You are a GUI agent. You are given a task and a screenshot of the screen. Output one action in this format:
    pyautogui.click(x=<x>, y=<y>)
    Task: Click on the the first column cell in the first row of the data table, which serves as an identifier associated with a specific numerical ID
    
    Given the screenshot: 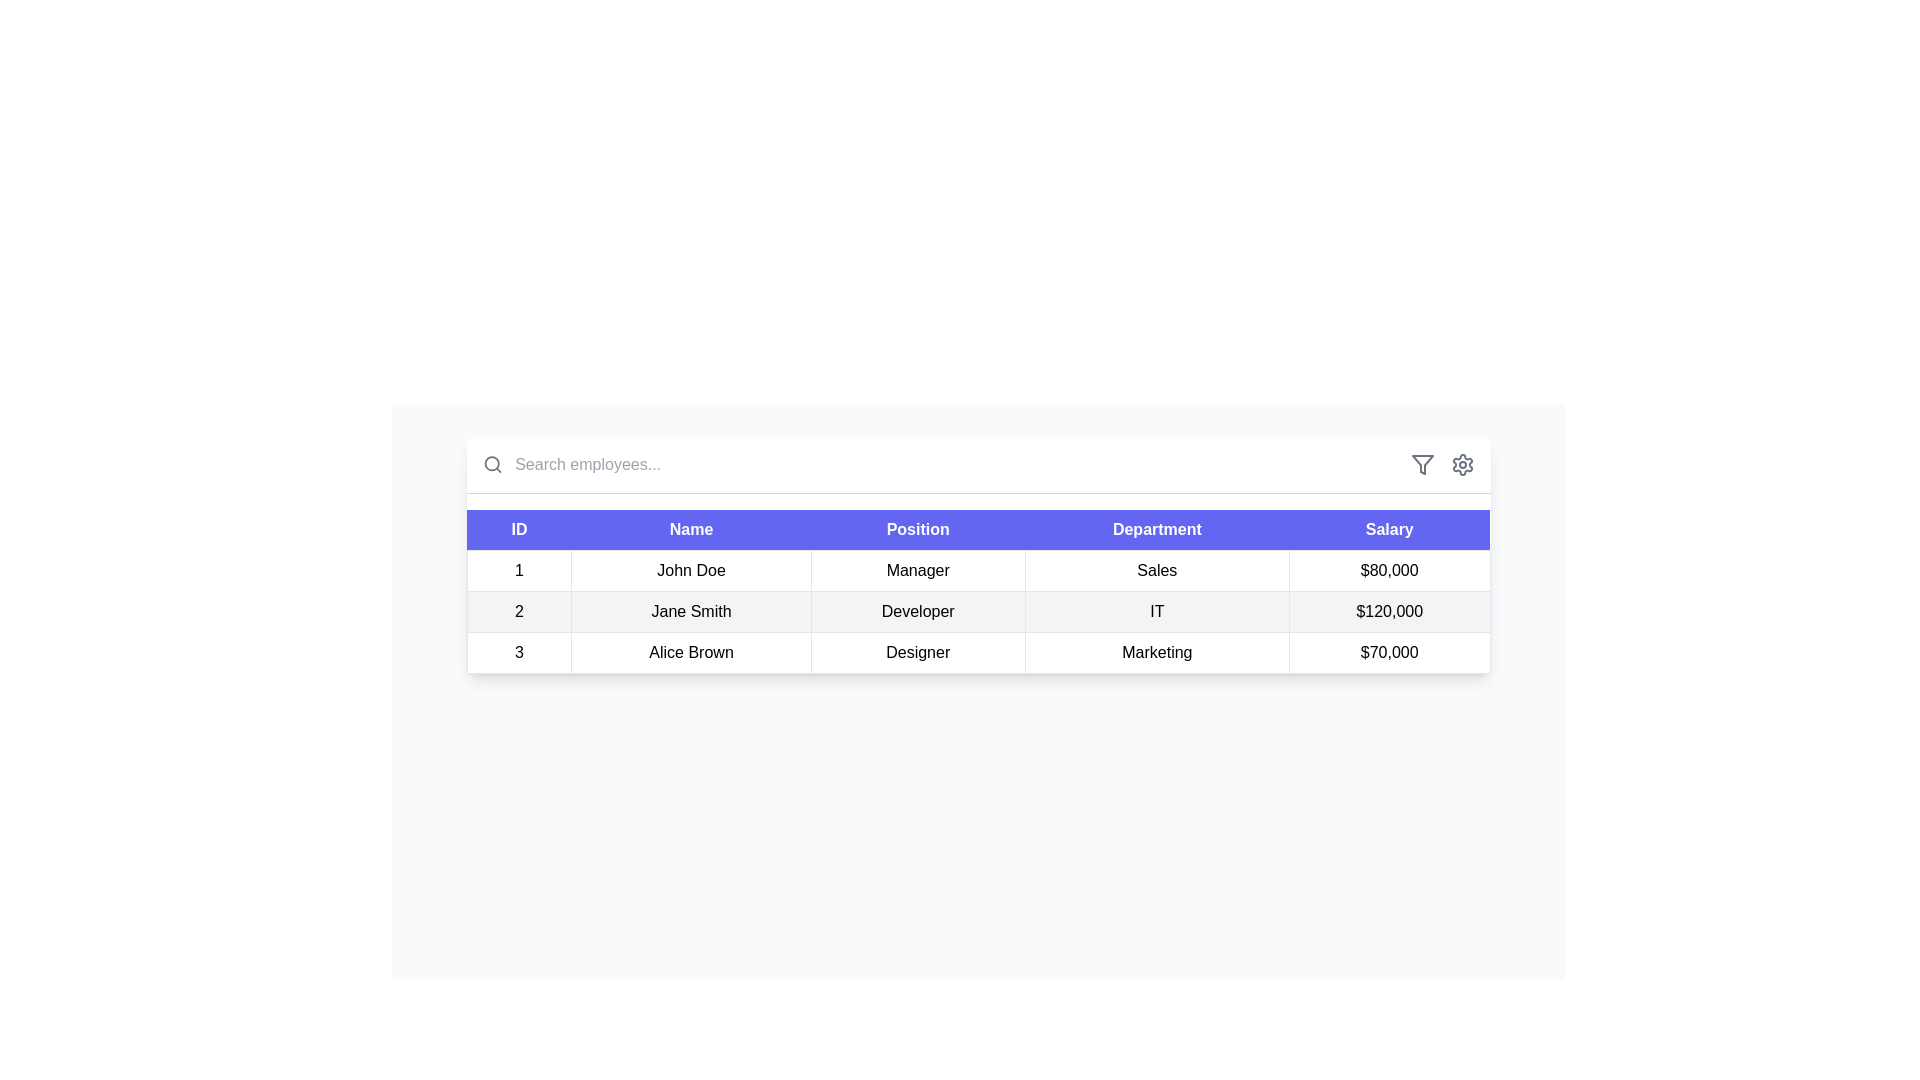 What is the action you would take?
    pyautogui.click(x=519, y=570)
    